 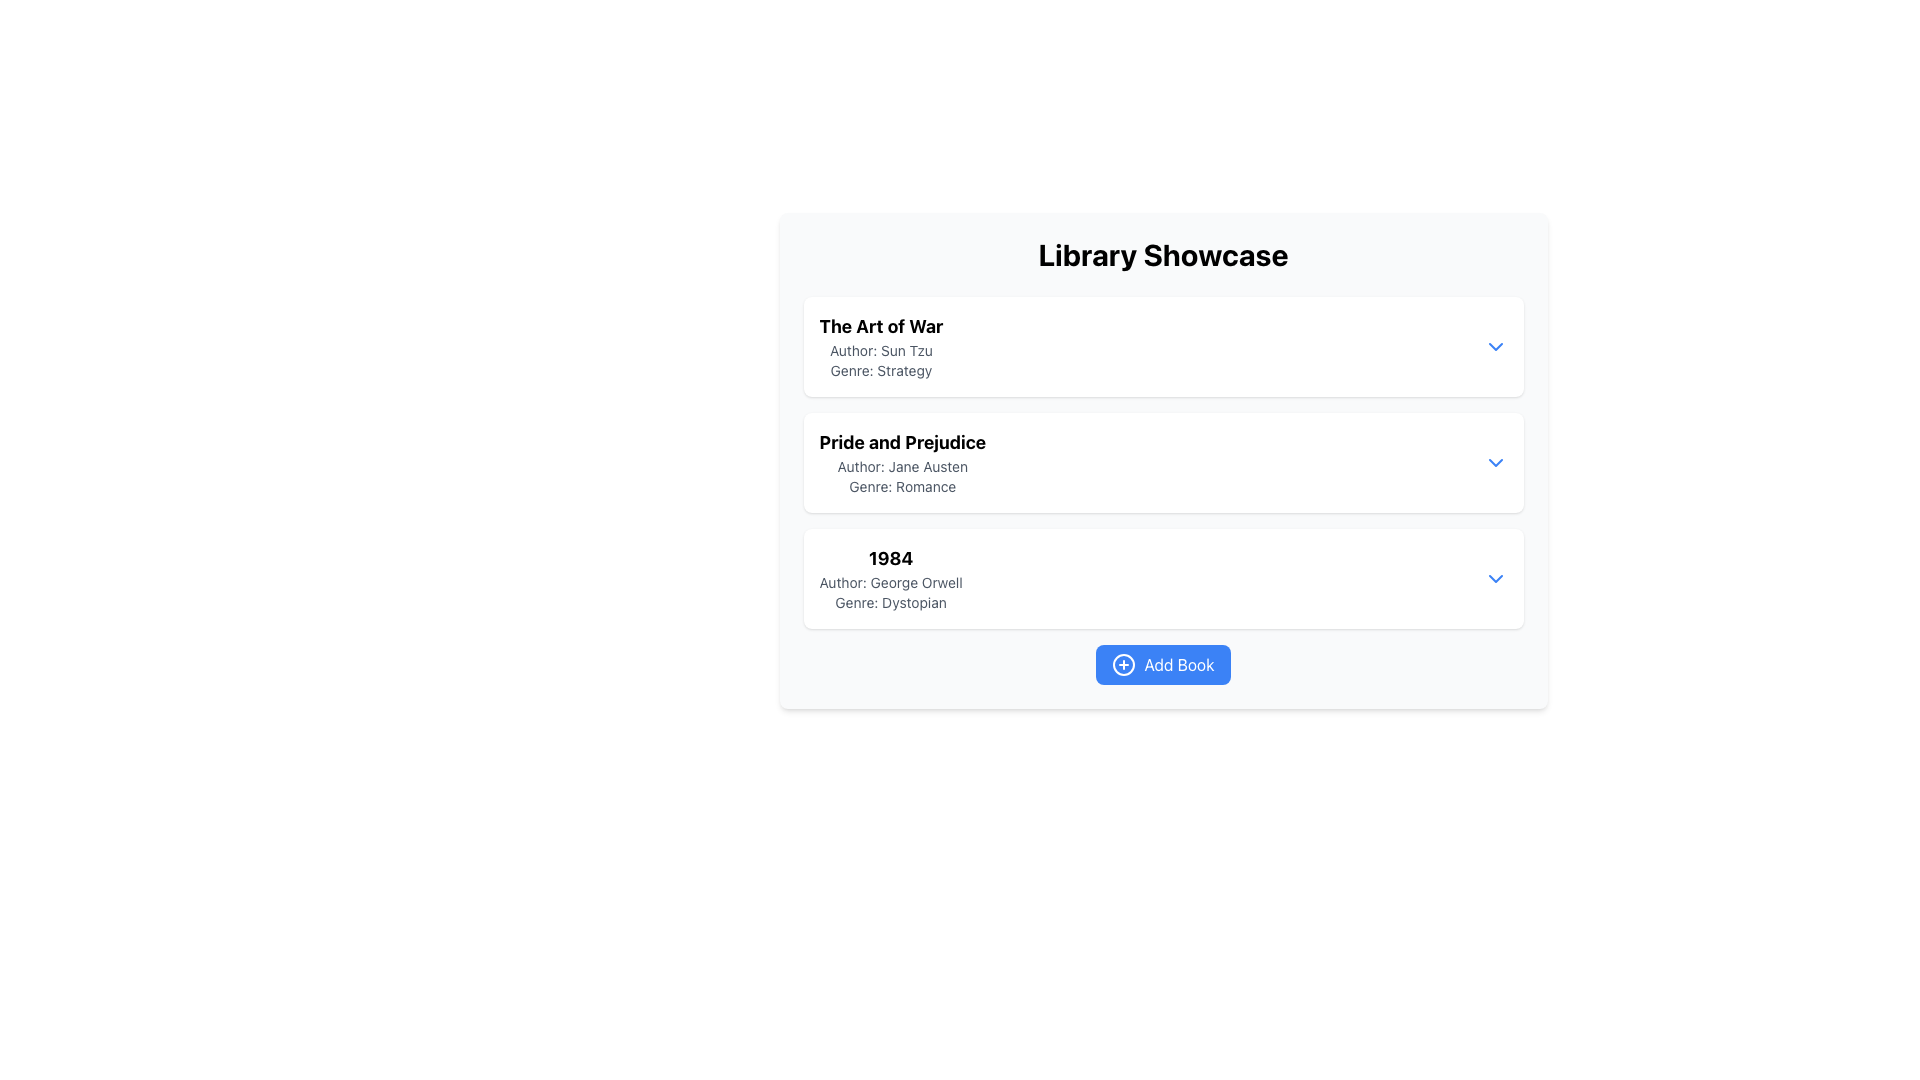 What do you see at coordinates (880, 350) in the screenshot?
I see `text label displaying the author's name for the book, located centrally below the title 'The Art of War' and above the genre information 'Genre: Strategy'` at bounding box center [880, 350].